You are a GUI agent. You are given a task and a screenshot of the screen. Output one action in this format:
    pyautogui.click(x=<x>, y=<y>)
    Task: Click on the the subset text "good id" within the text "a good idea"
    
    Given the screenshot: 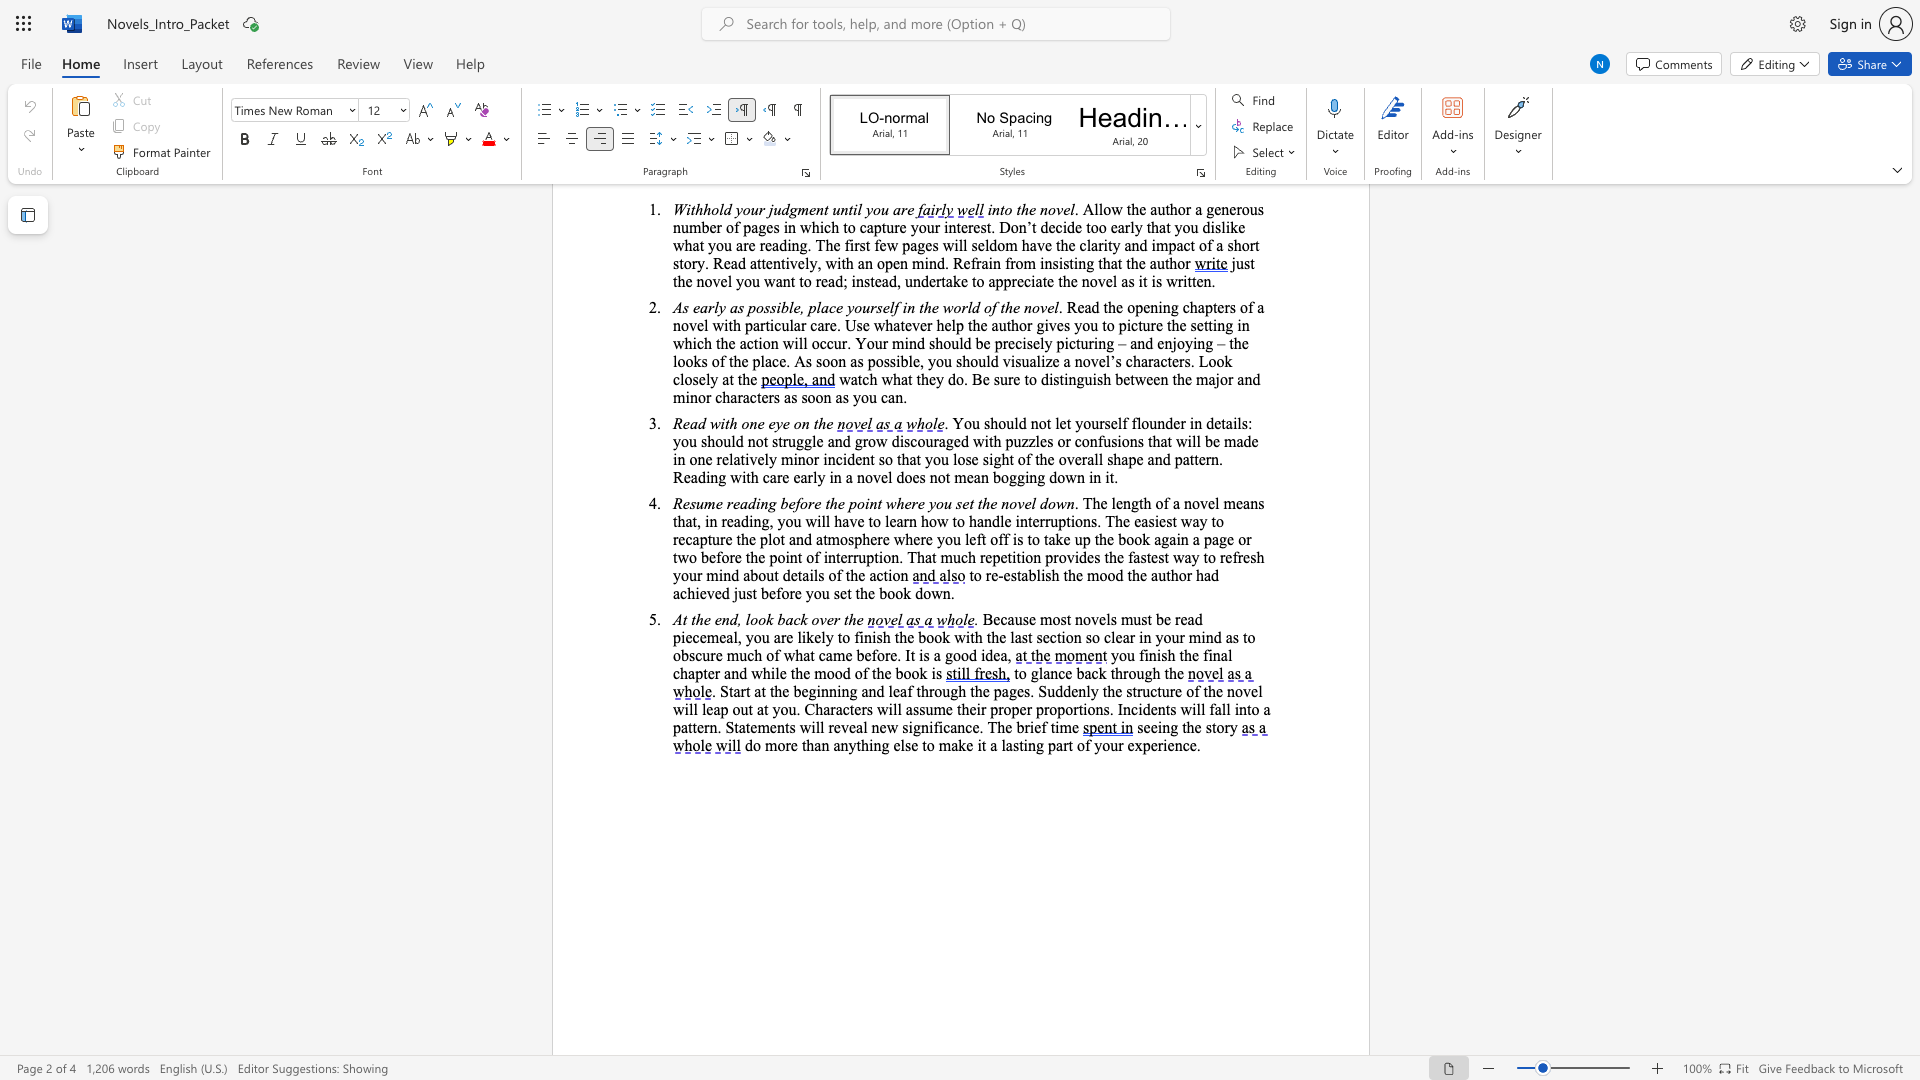 What is the action you would take?
    pyautogui.click(x=943, y=655)
    